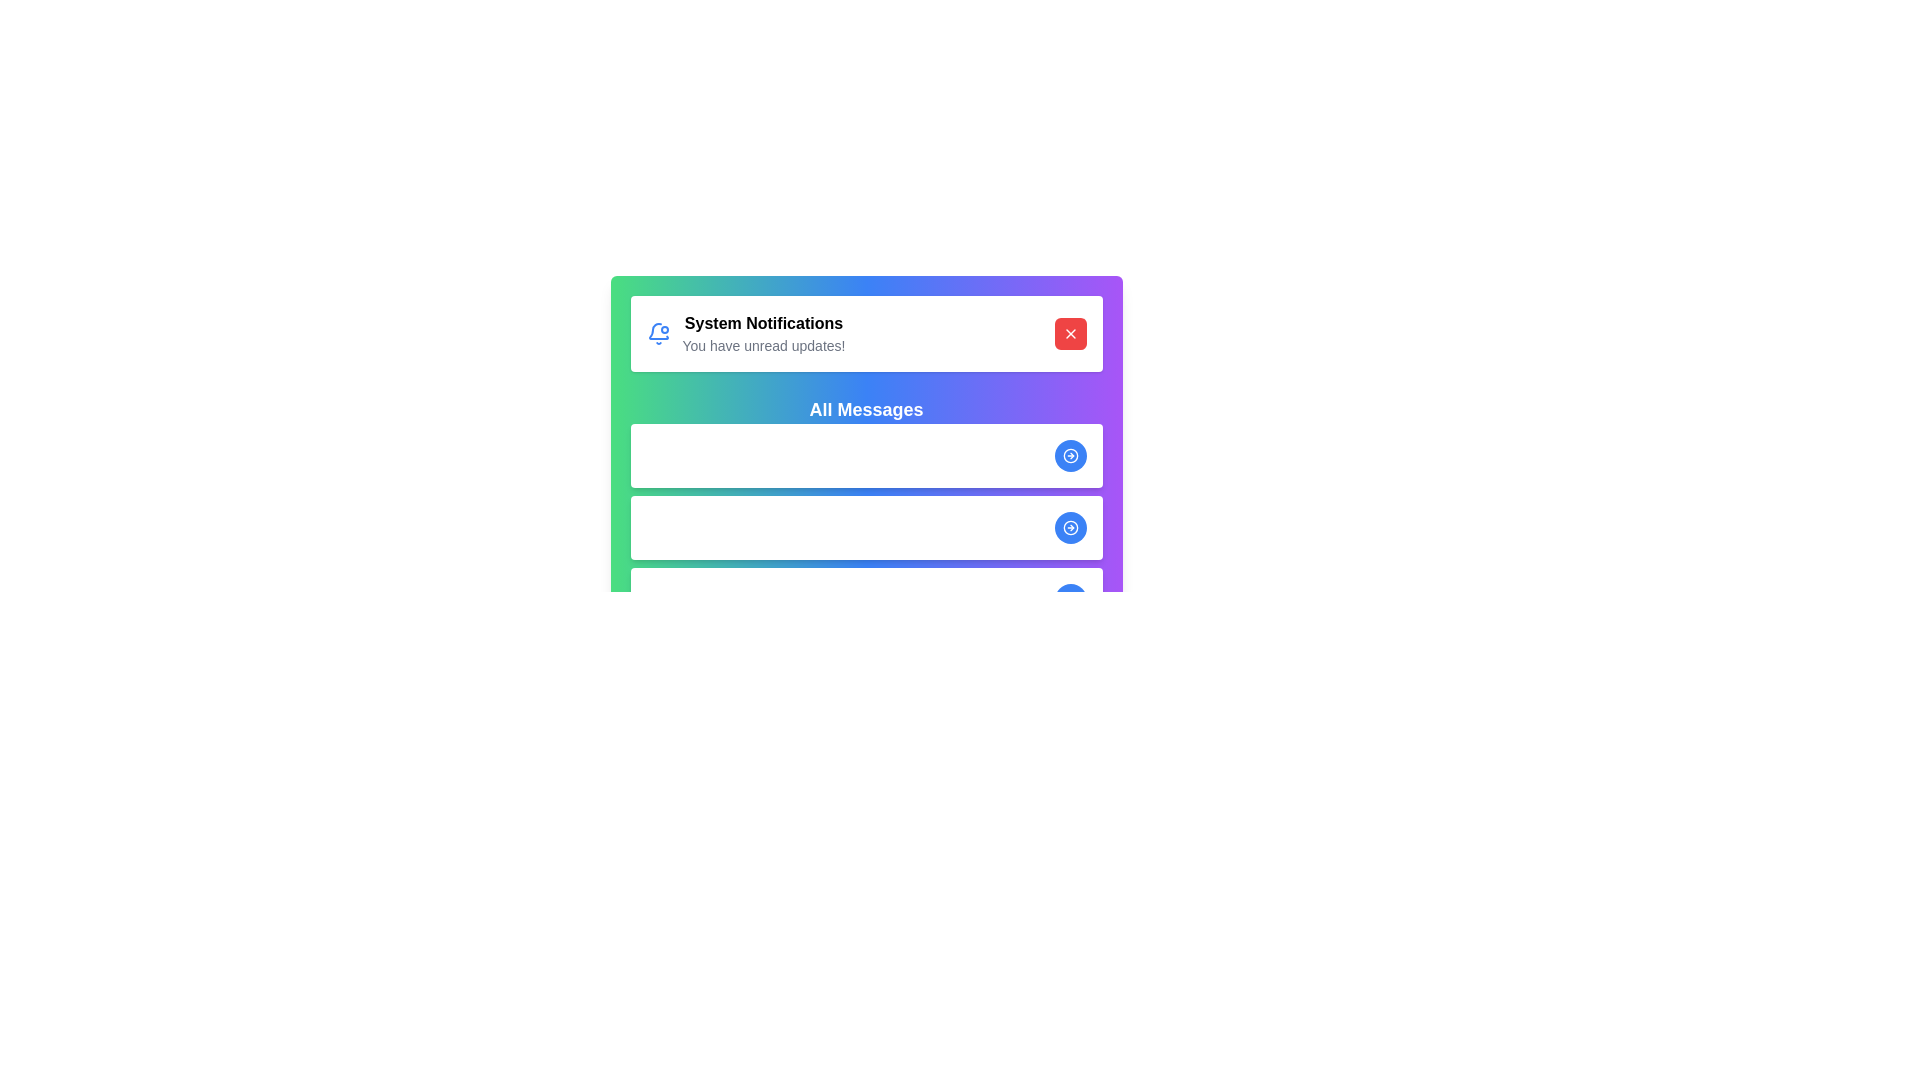 The width and height of the screenshot is (1920, 1080). Describe the element at coordinates (1069, 455) in the screenshot. I see `the action button for the message titled 'Update feature deployed'` at that location.